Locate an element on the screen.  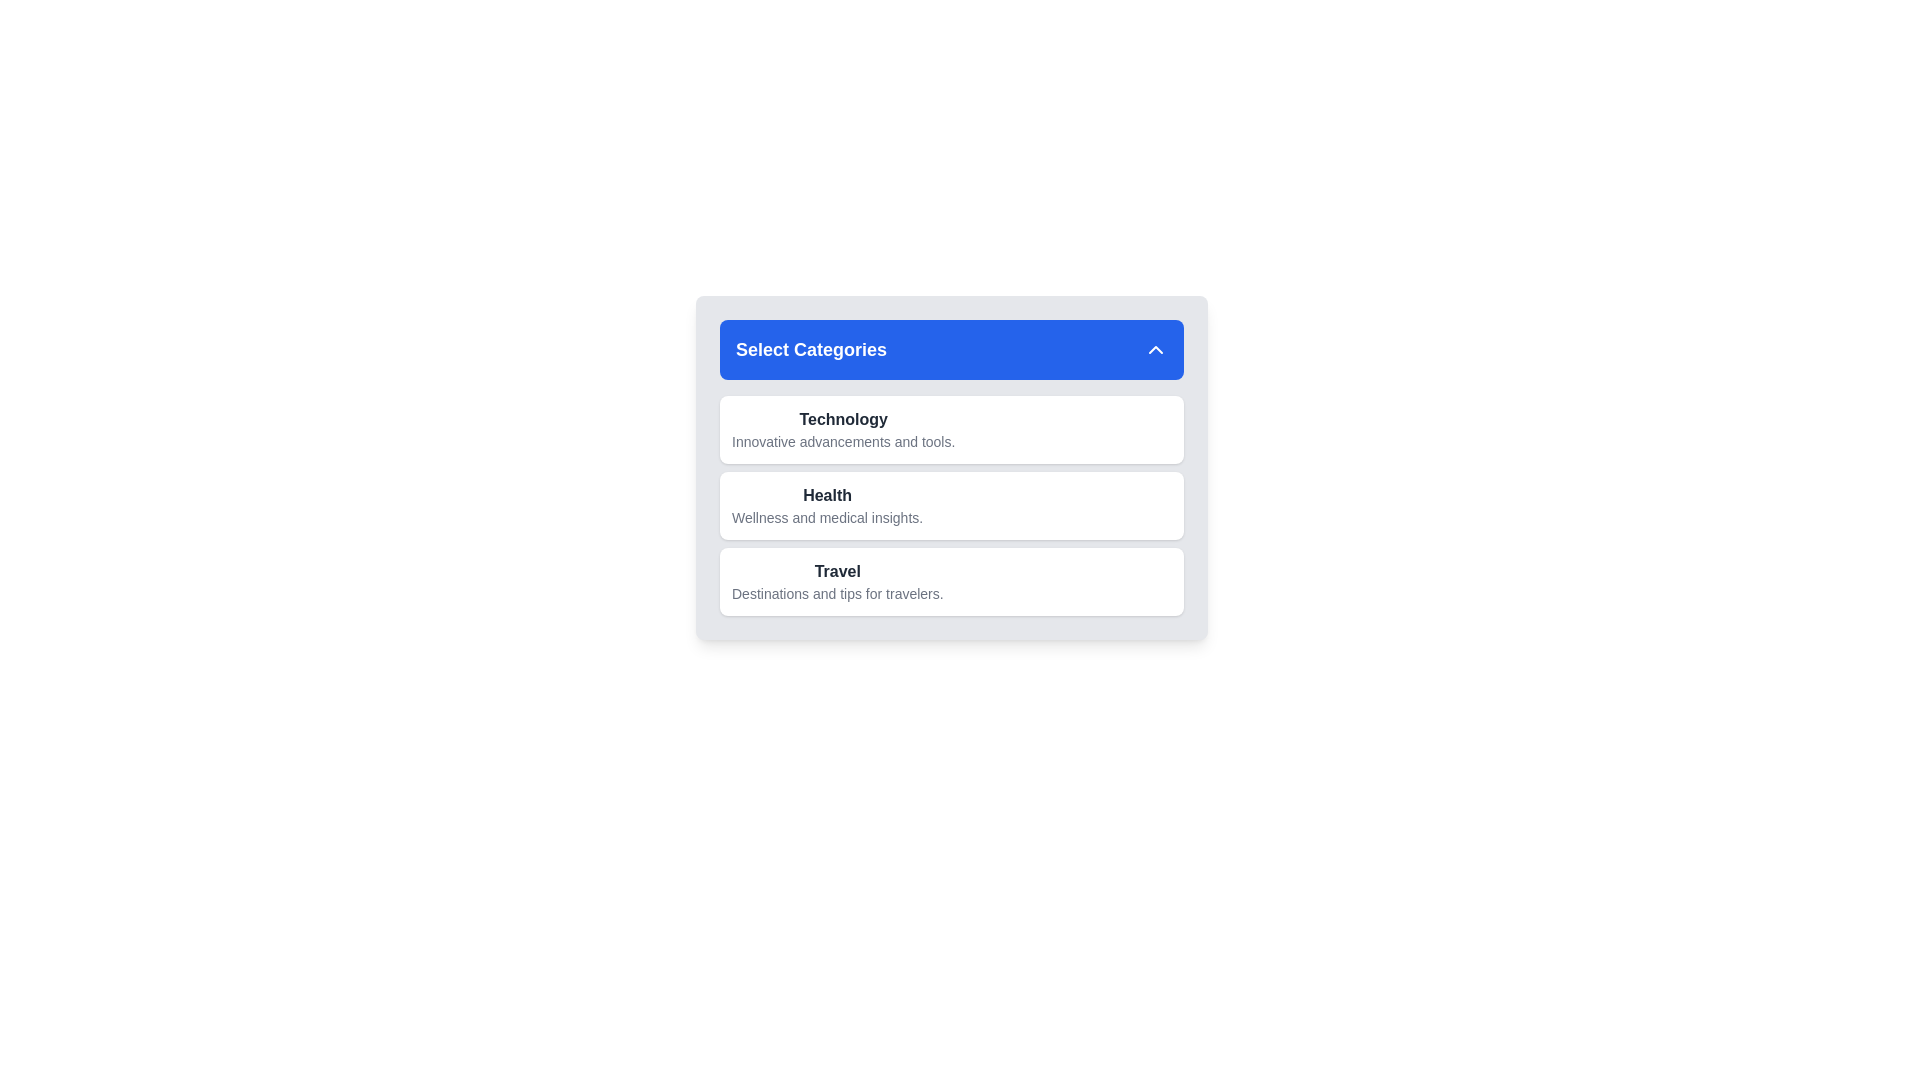
the 'Health' selectable card in the category list, which is positioned between 'Technology' and 'Travel.' is located at coordinates (950, 504).